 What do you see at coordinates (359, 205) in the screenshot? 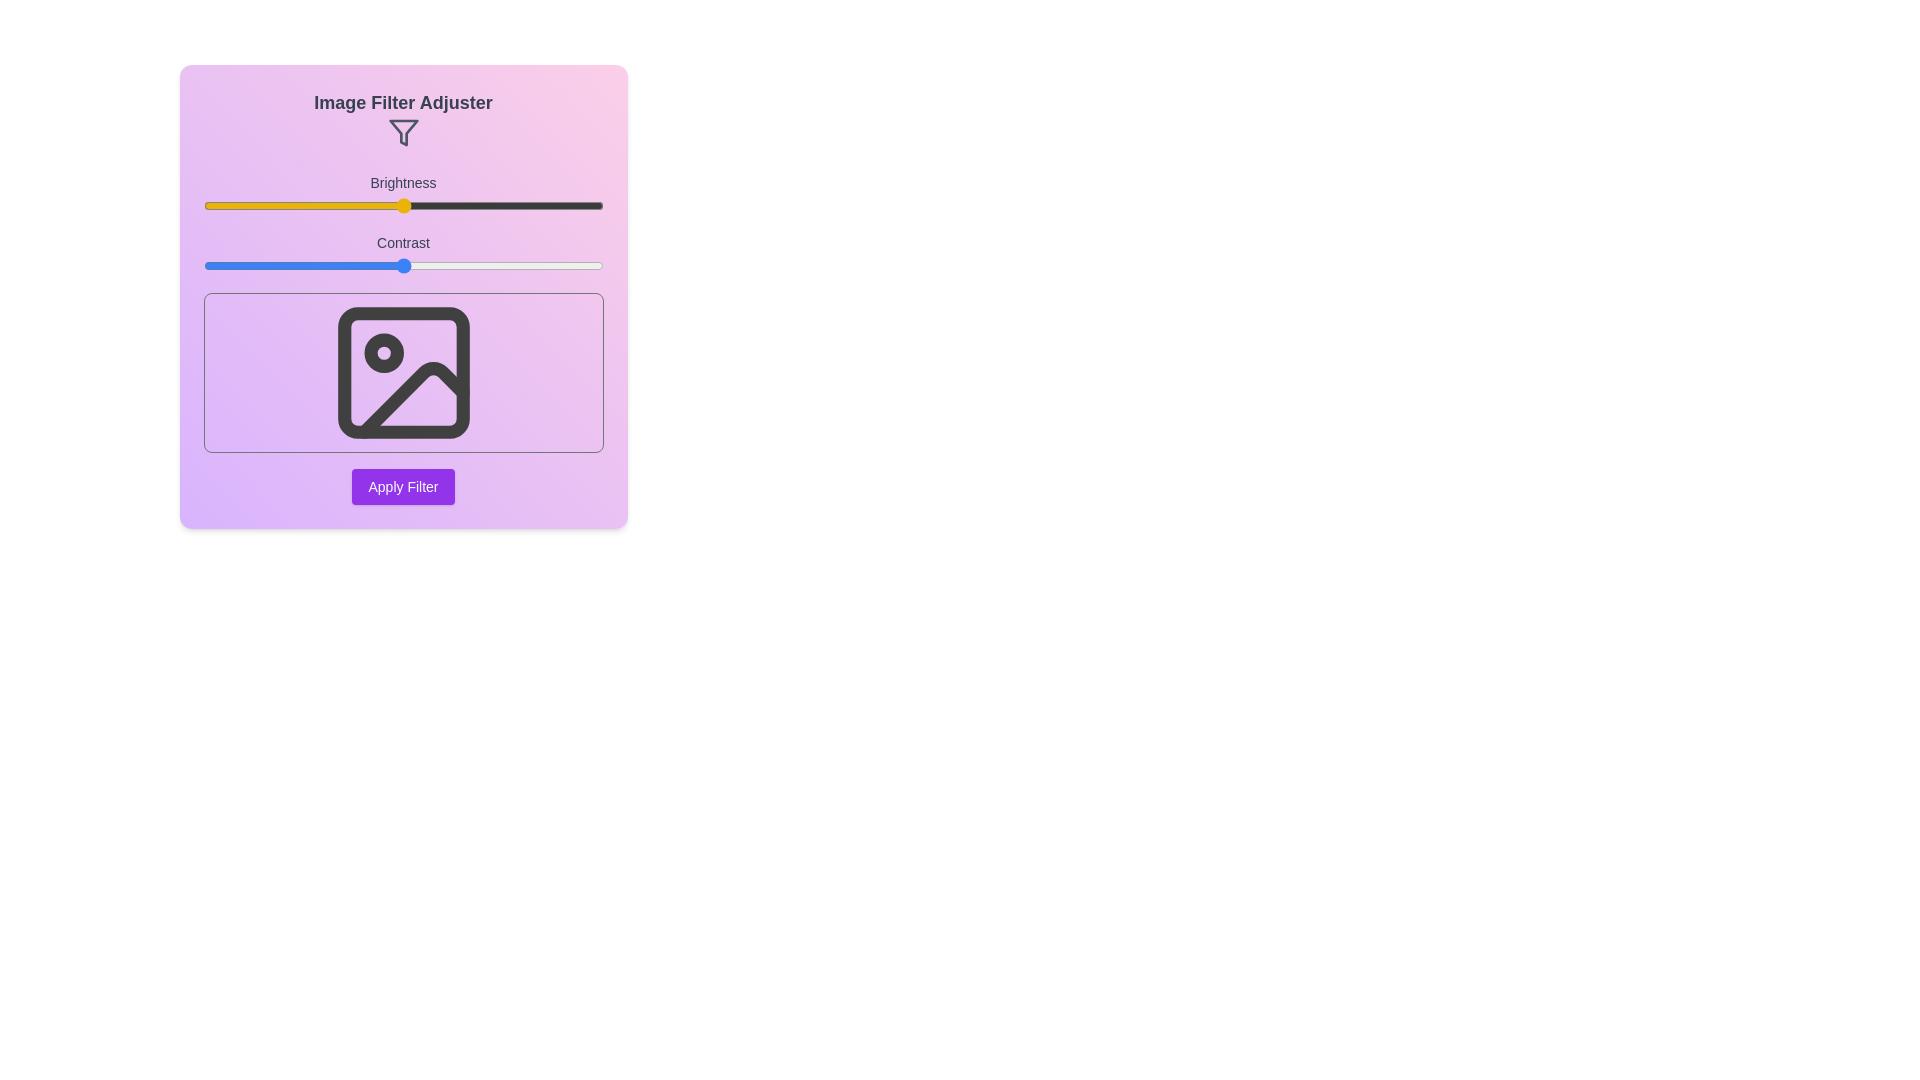
I see `the brightness slider to 39% and observe the preview image` at bounding box center [359, 205].